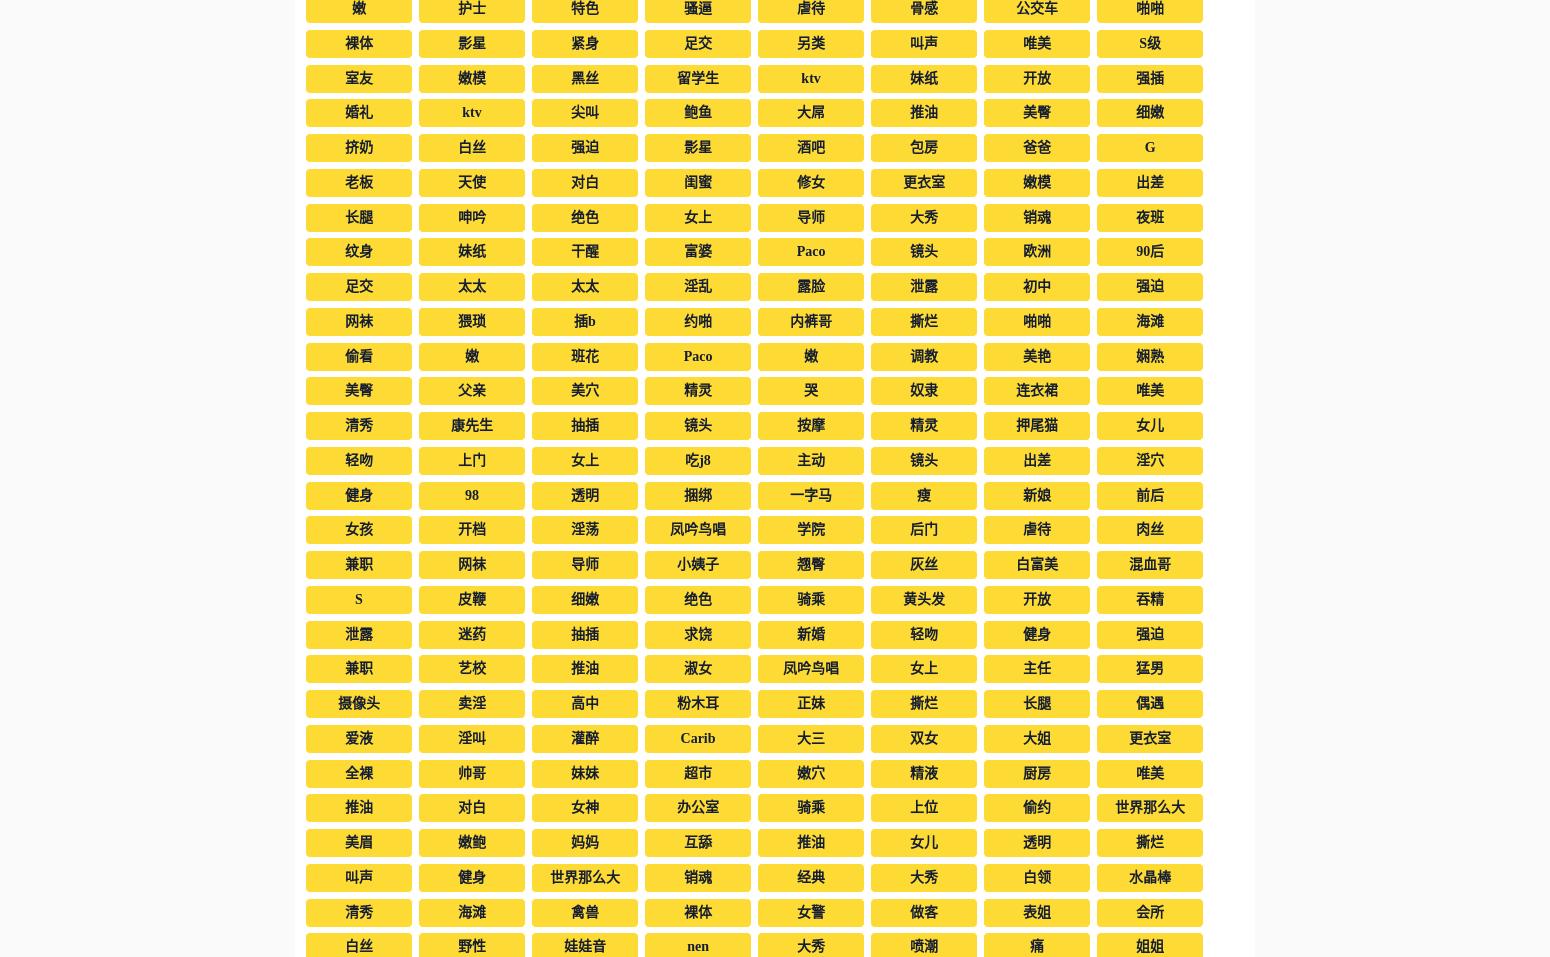 This screenshot has width=1550, height=957. What do you see at coordinates (1148, 147) in the screenshot?
I see `'G'` at bounding box center [1148, 147].